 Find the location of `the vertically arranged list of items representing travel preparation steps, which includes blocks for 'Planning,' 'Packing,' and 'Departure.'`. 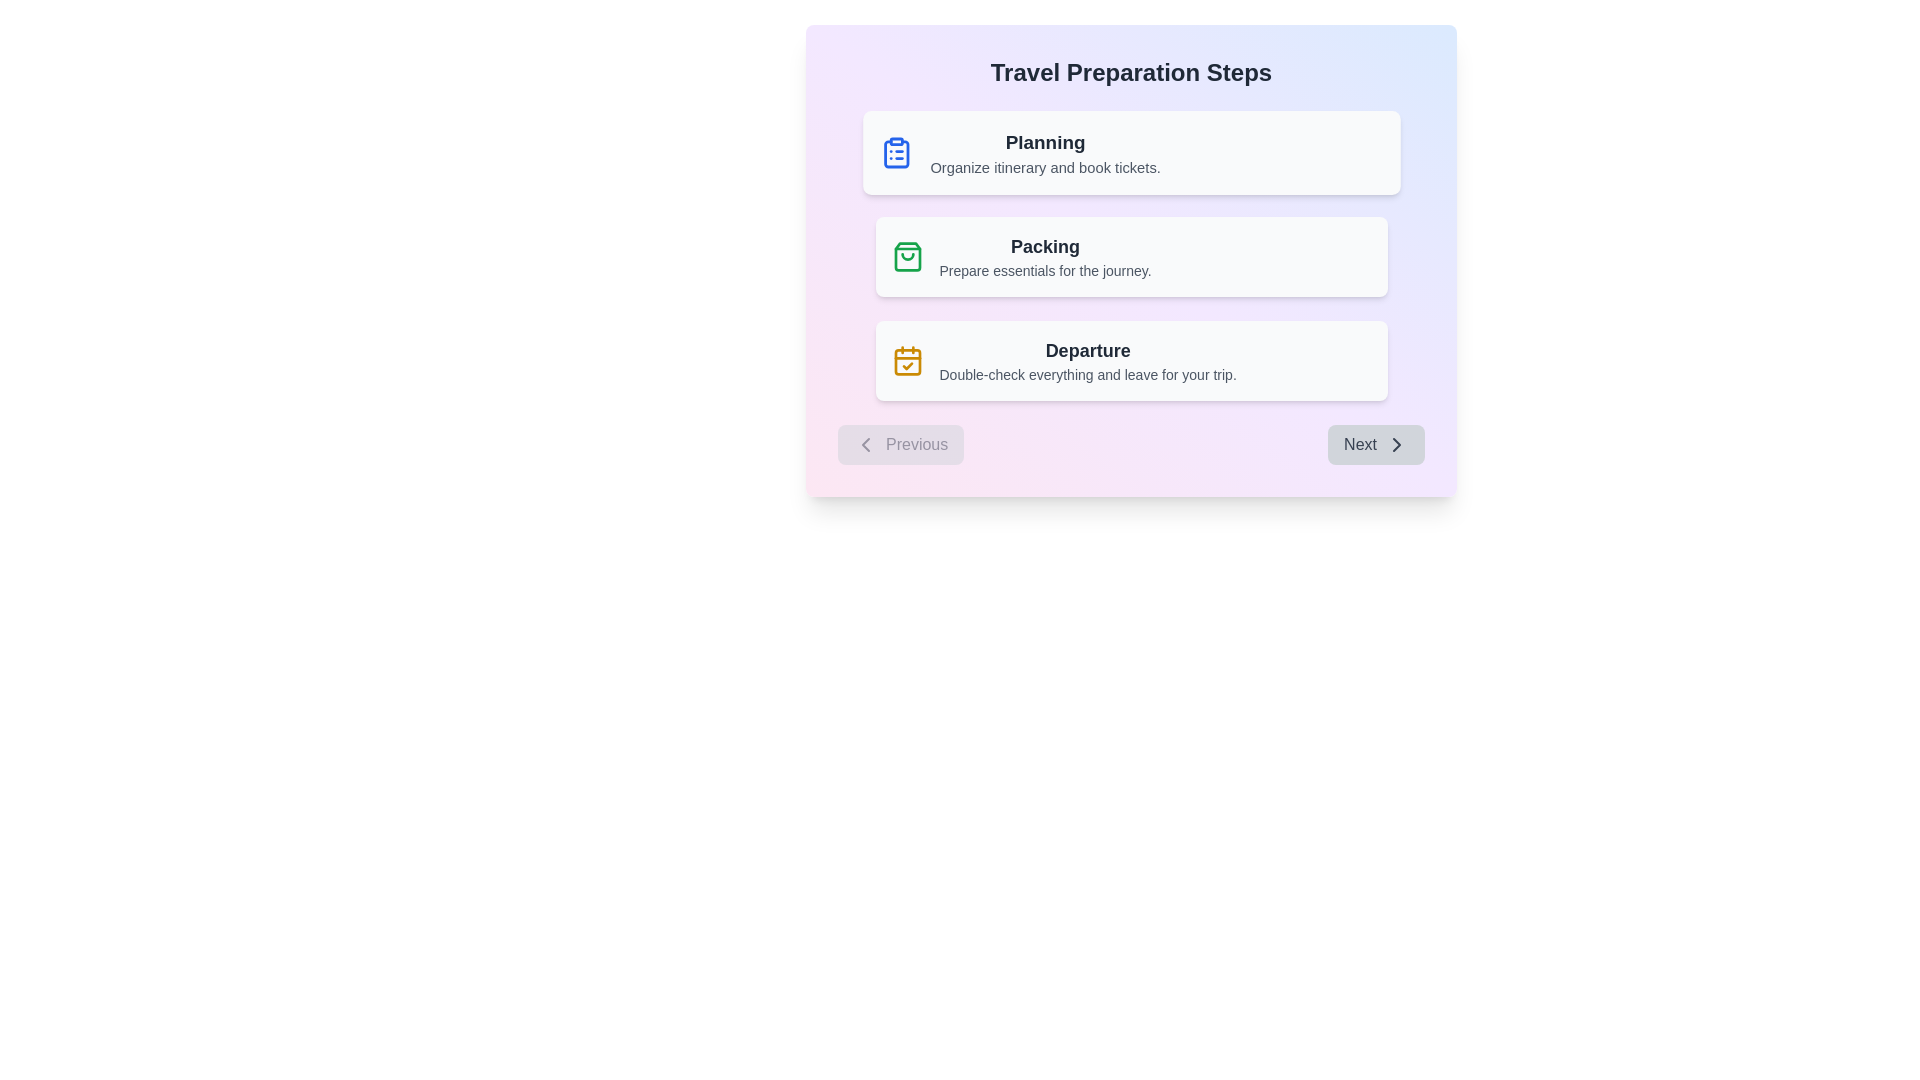

the vertically arranged list of items representing travel preparation steps, which includes blocks for 'Planning,' 'Packing,' and 'Departure.' is located at coordinates (1131, 256).